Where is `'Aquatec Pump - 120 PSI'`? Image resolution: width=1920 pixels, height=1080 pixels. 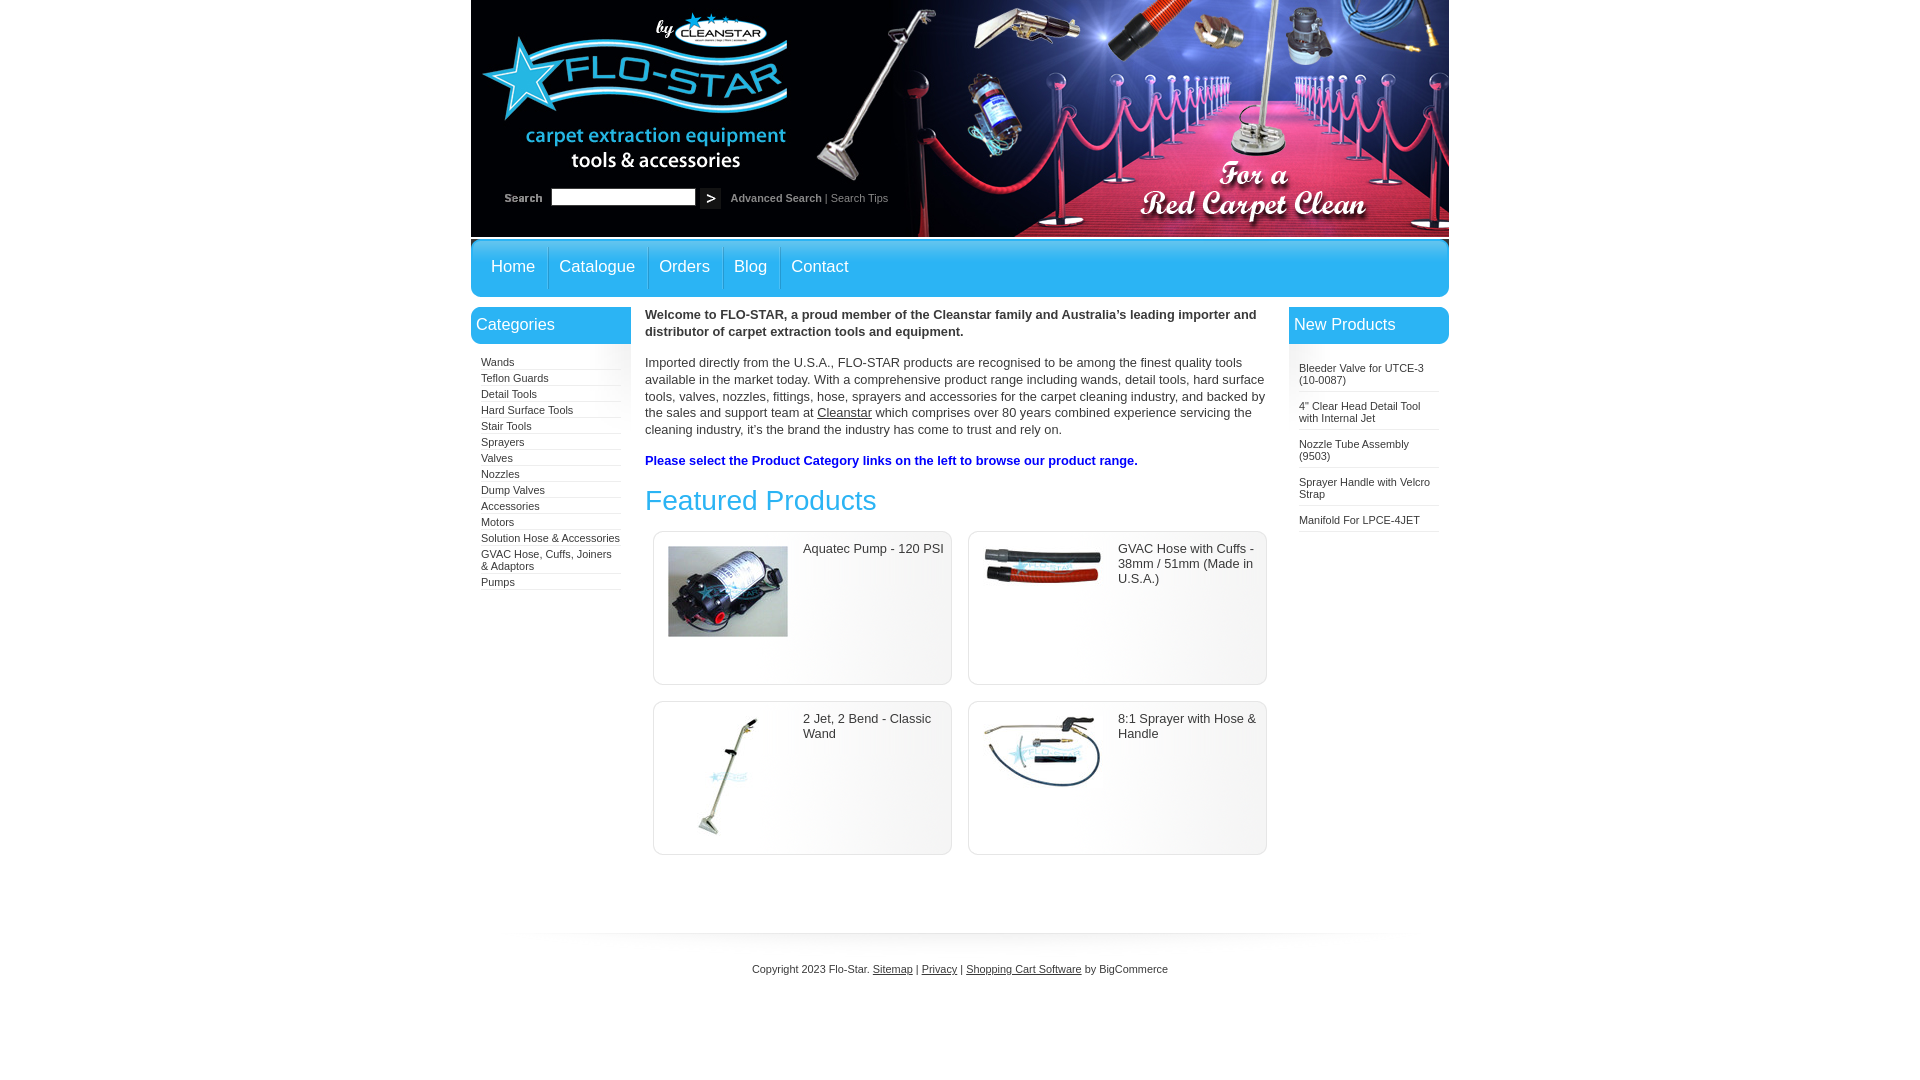
'Aquatec Pump - 120 PSI' is located at coordinates (802, 548).